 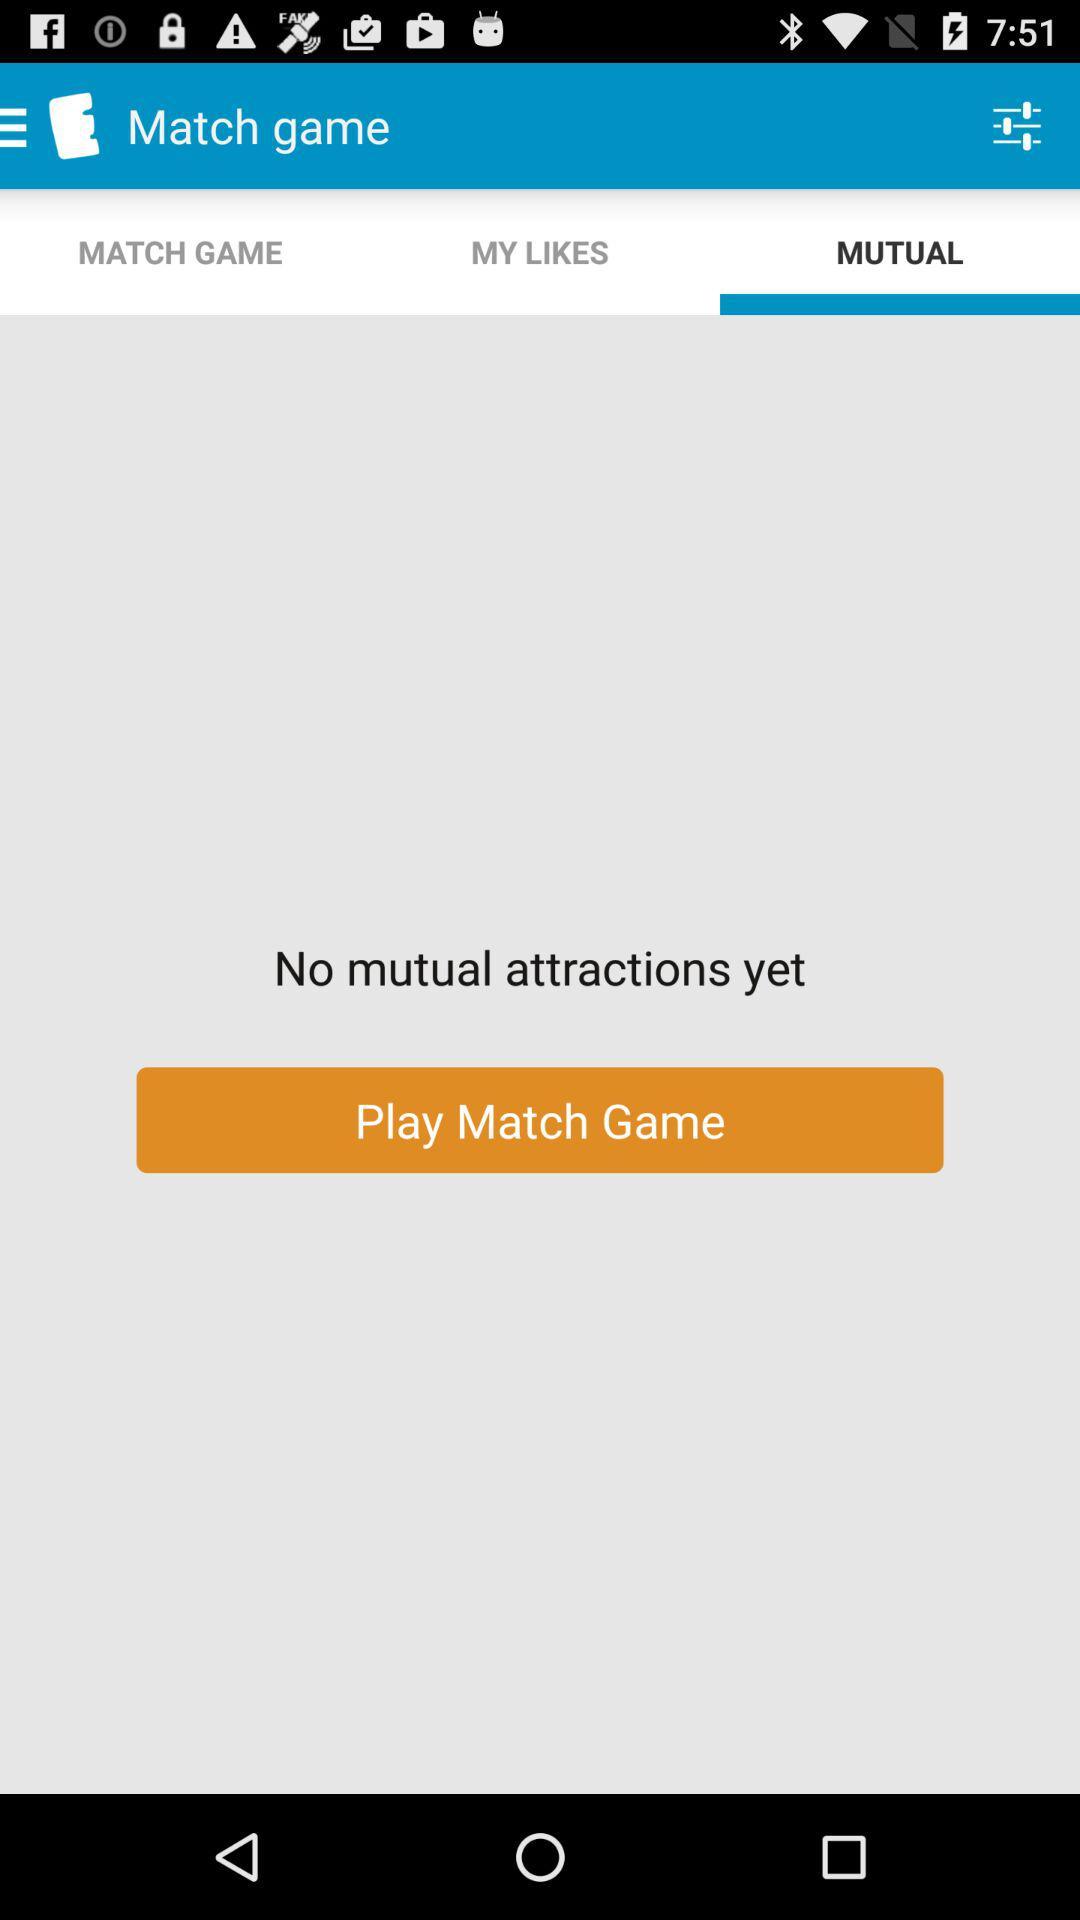 What do you see at coordinates (1017, 124) in the screenshot?
I see `the app above mutual item` at bounding box center [1017, 124].